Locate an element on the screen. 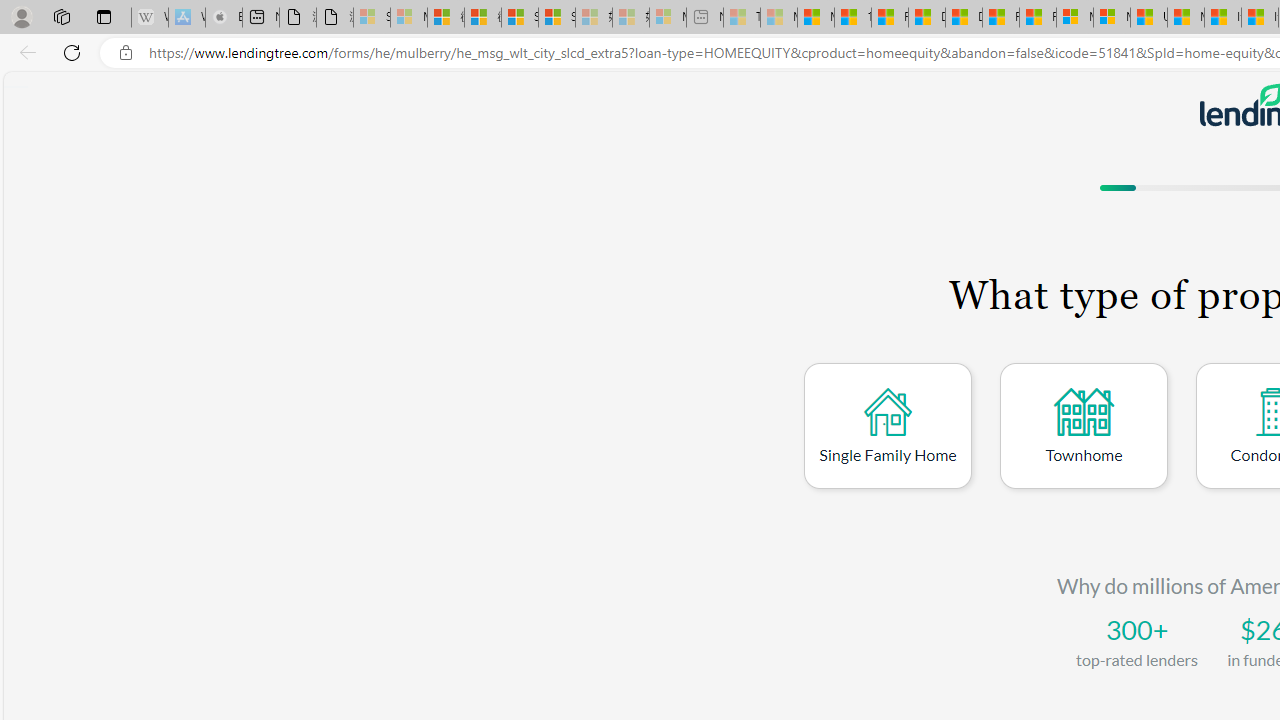  'Microsoft Services Agreement - Sleeping' is located at coordinates (407, 17).